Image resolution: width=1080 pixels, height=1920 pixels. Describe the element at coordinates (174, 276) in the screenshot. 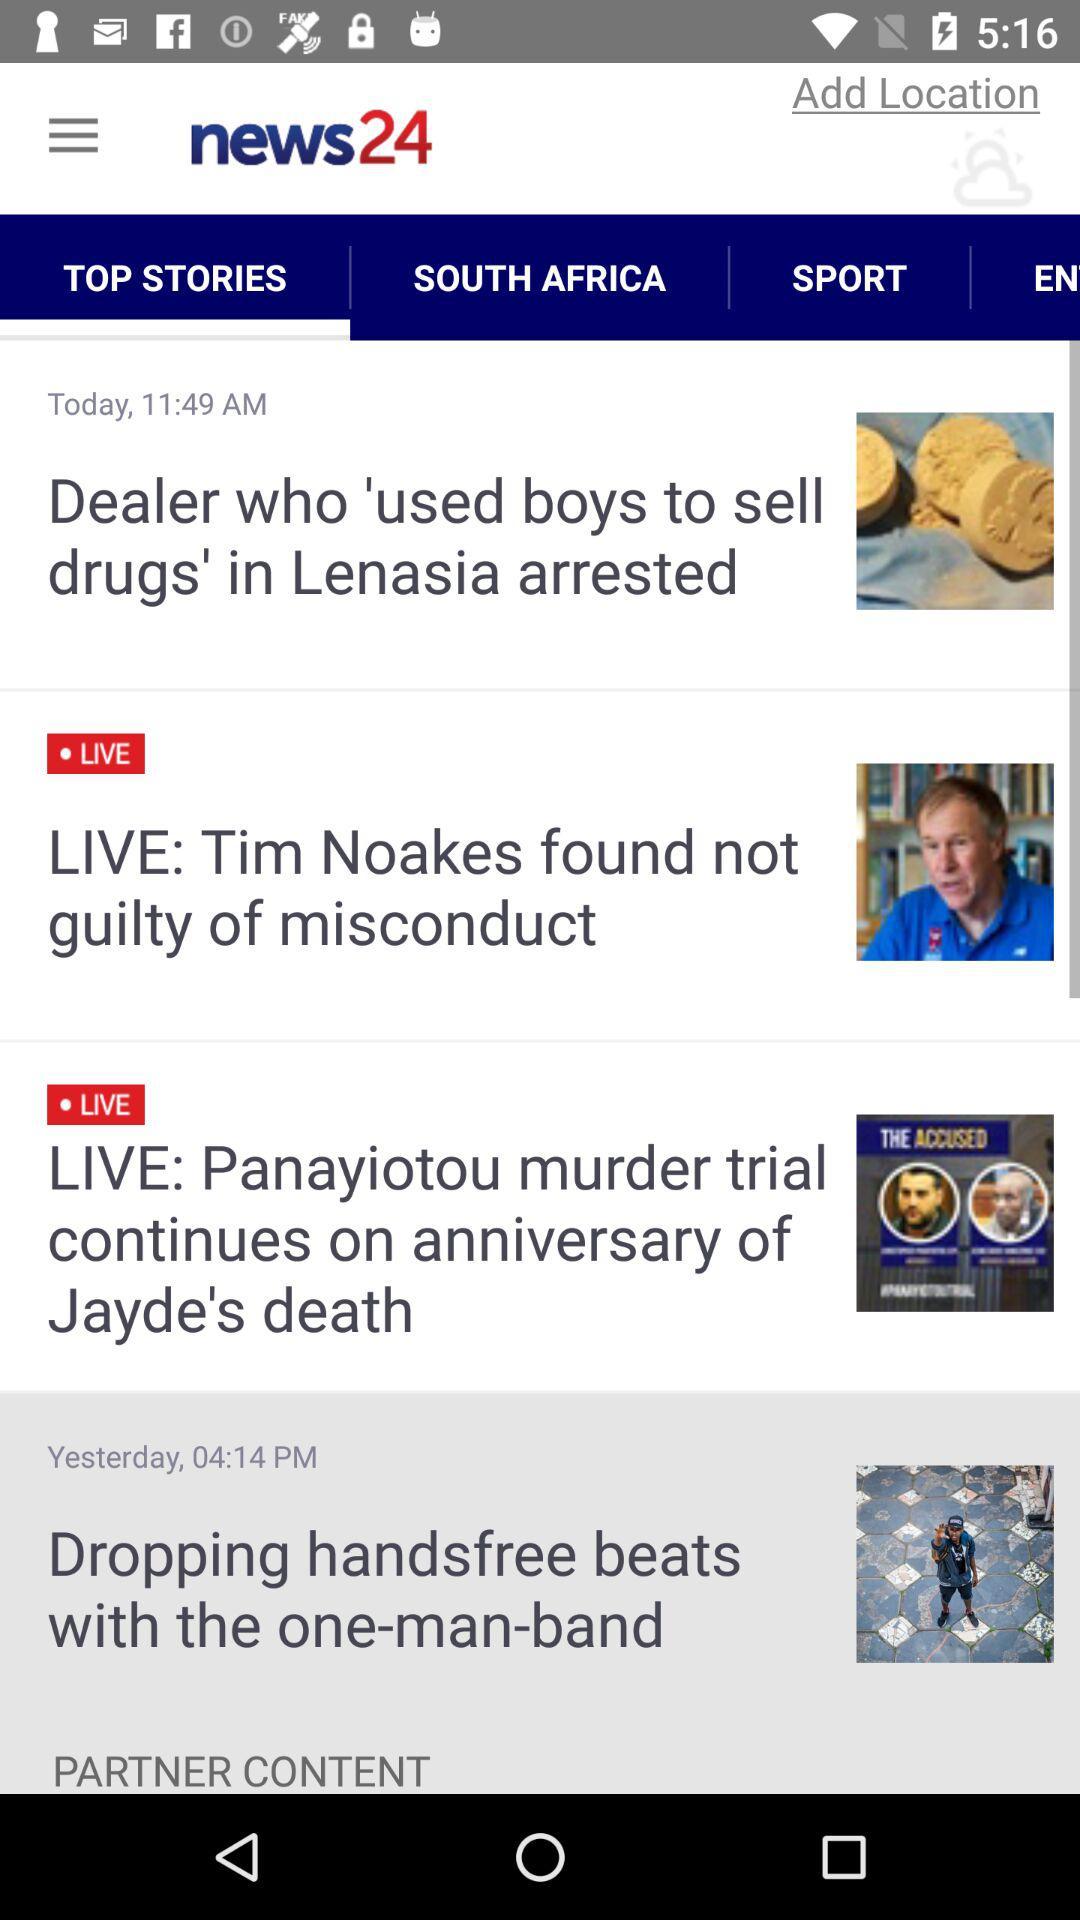

I see `top stories icon` at that location.